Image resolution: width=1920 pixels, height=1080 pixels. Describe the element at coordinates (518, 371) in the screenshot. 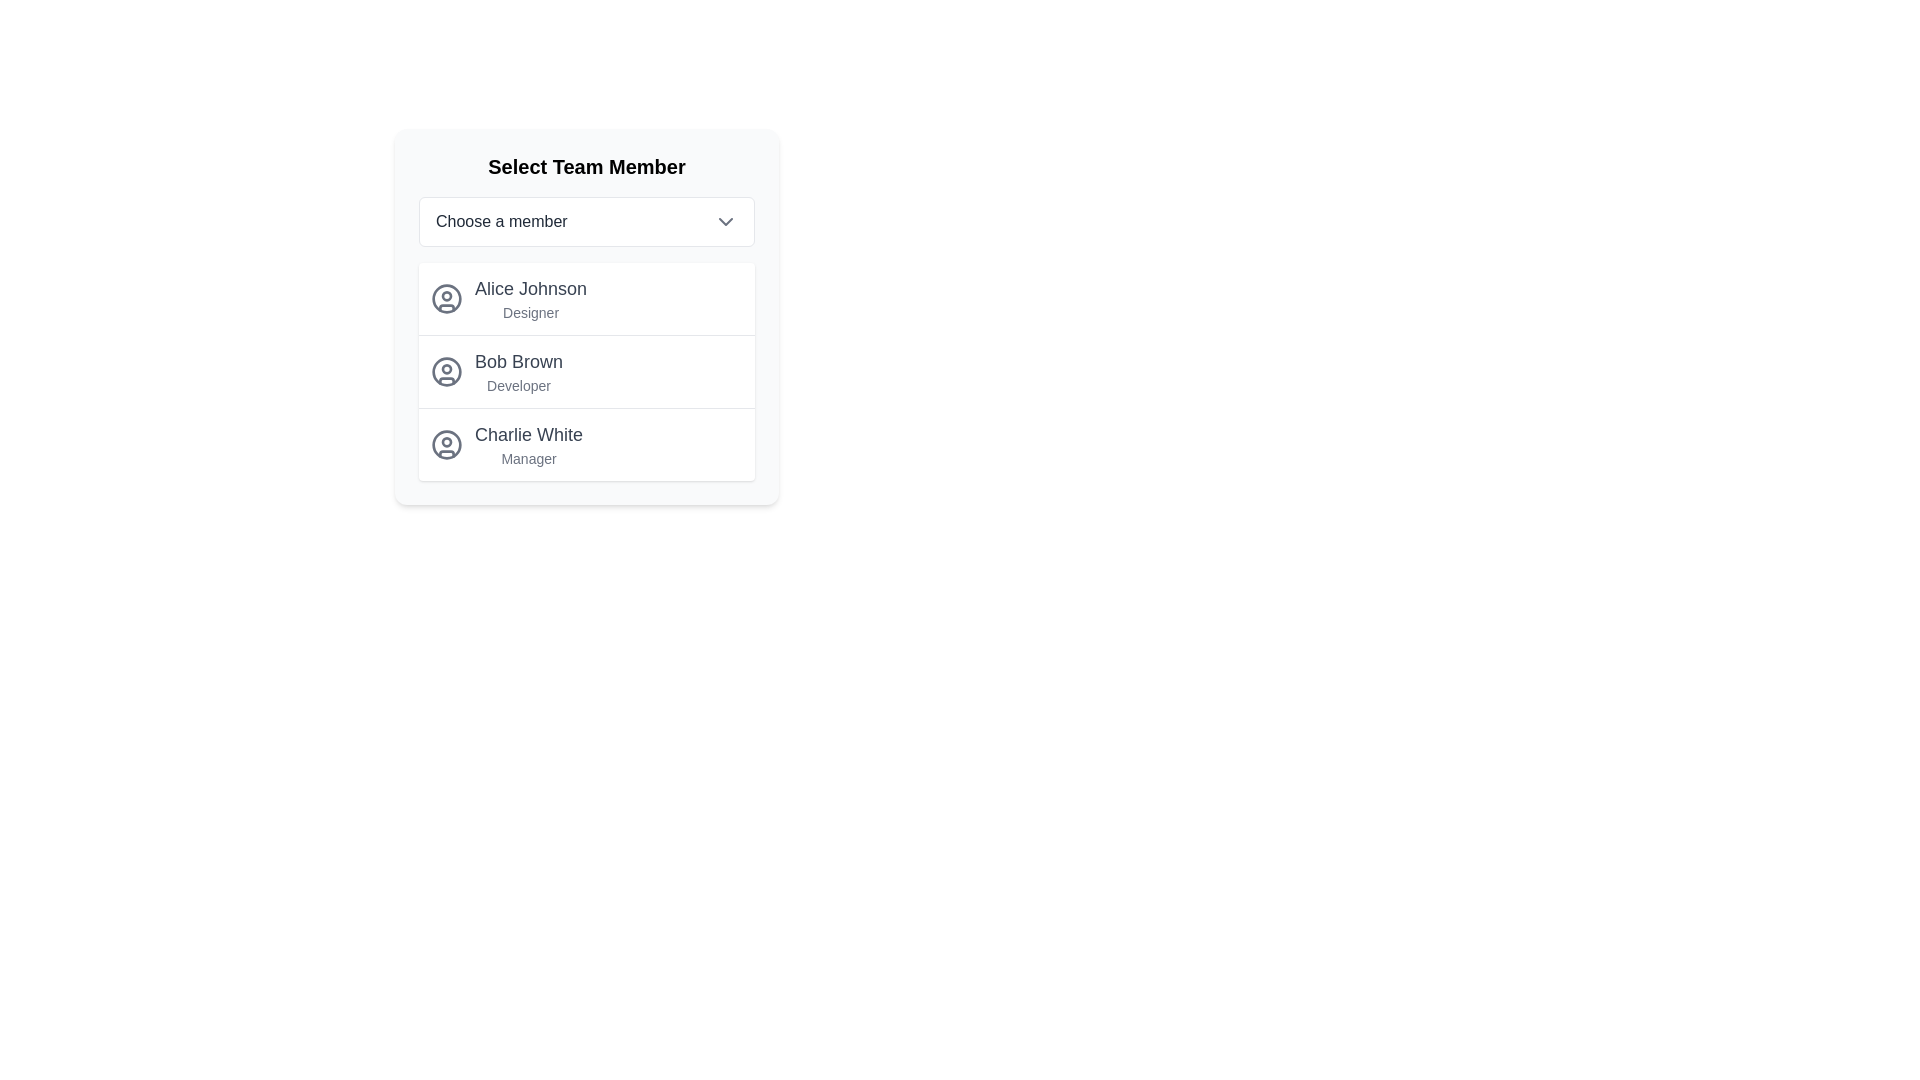

I see `text label displaying 'Bob Brown' and 'Developer', which is the second item in the list of team members under 'Select Team Member'` at that location.